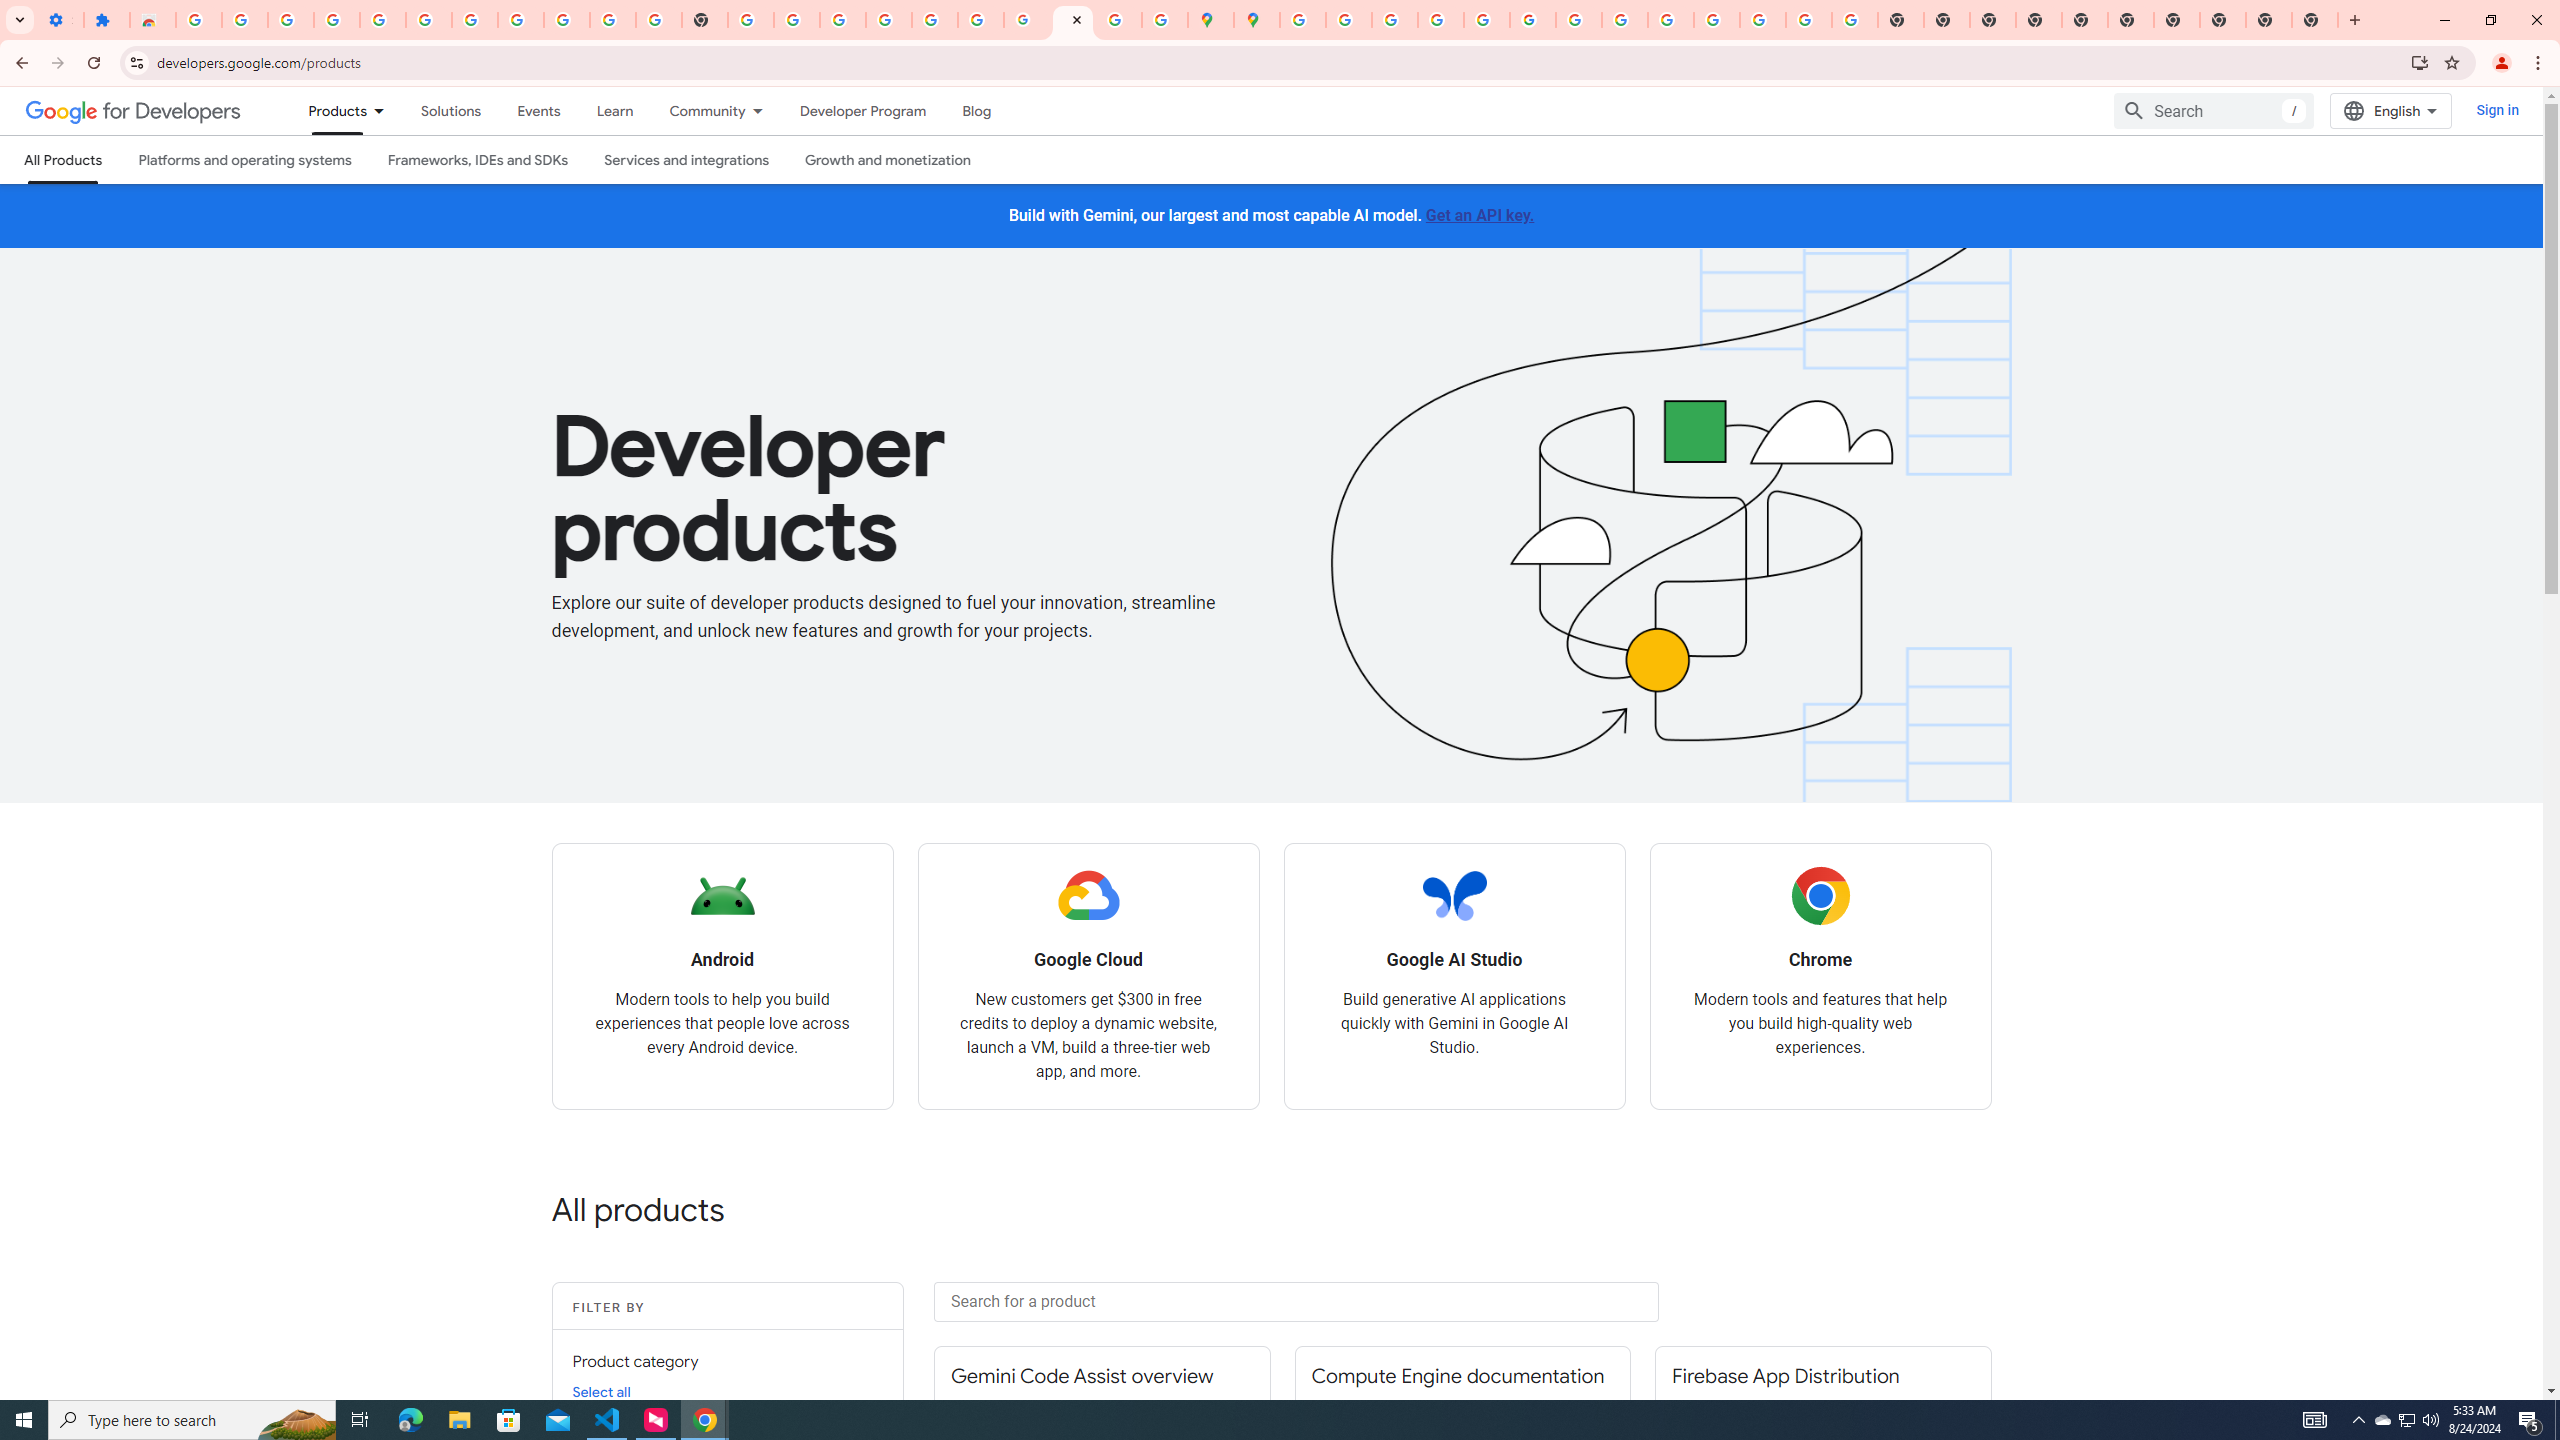 This screenshot has width=2560, height=1440. What do you see at coordinates (327, 110) in the screenshot?
I see `'Products, selected'` at bounding box center [327, 110].